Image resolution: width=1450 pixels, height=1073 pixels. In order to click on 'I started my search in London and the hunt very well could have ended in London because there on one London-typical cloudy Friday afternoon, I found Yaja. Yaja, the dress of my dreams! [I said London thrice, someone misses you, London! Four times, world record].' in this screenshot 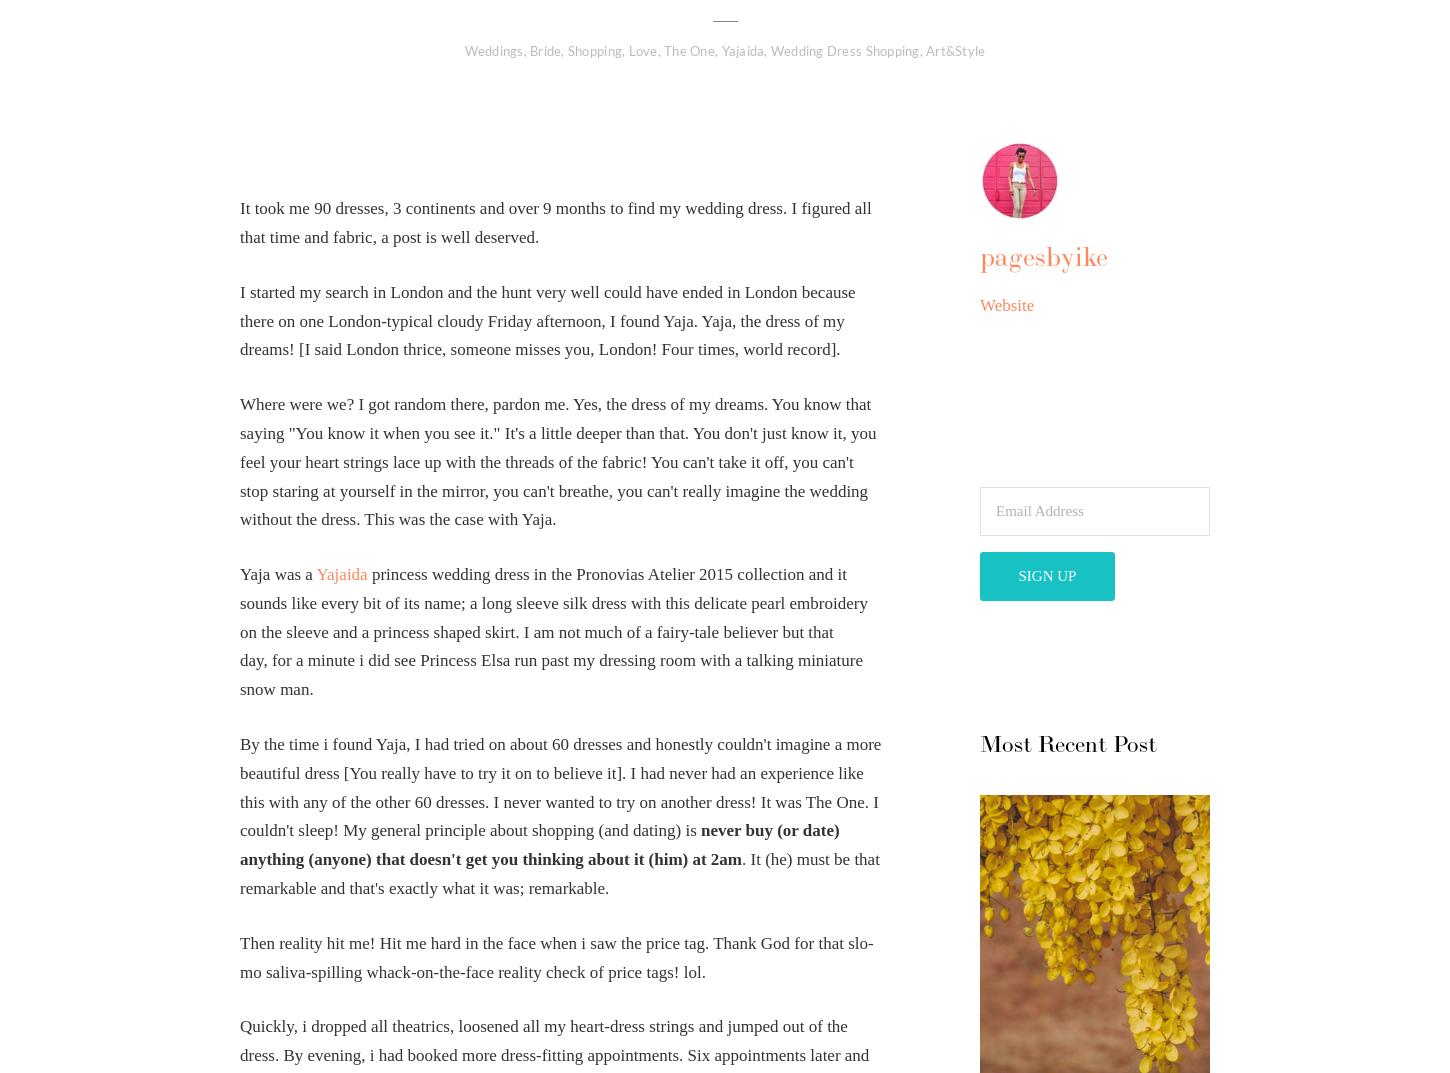, I will do `click(547, 320)`.